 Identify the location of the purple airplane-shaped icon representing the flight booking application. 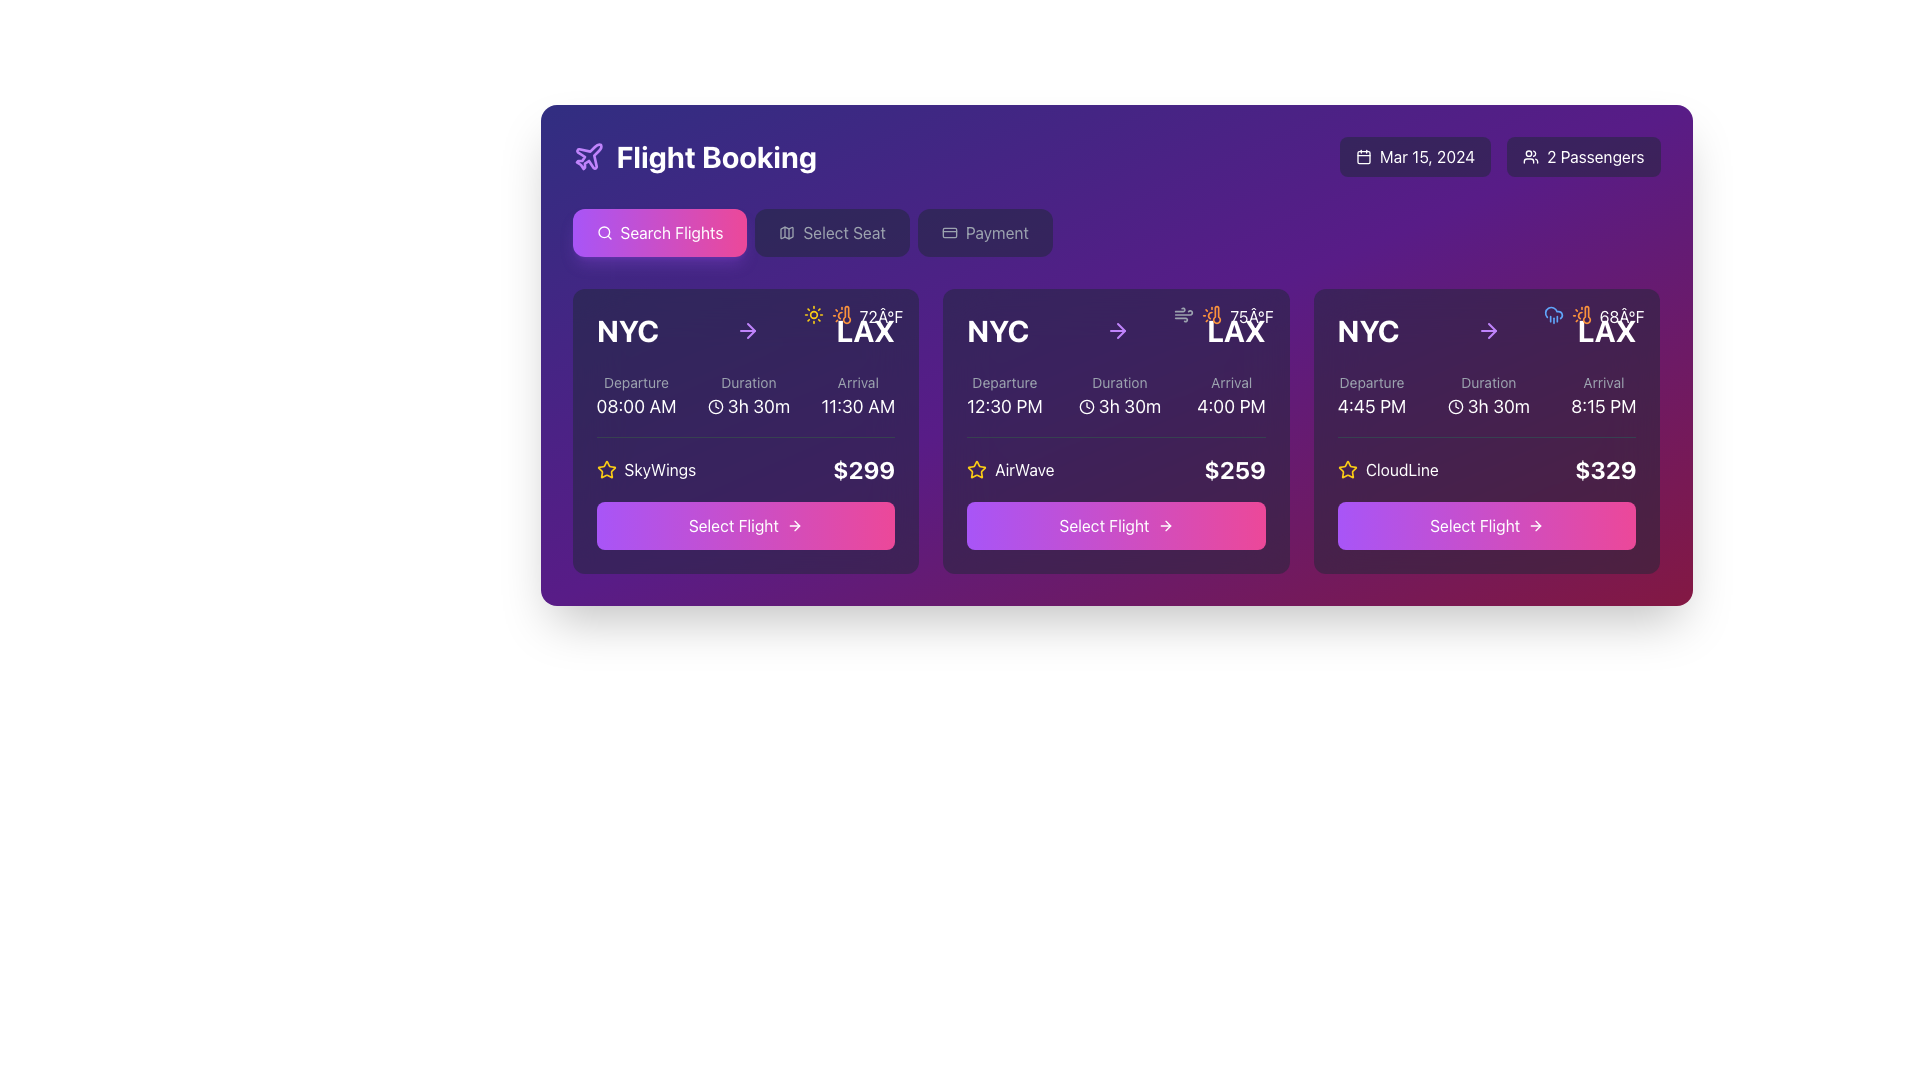
(587, 155).